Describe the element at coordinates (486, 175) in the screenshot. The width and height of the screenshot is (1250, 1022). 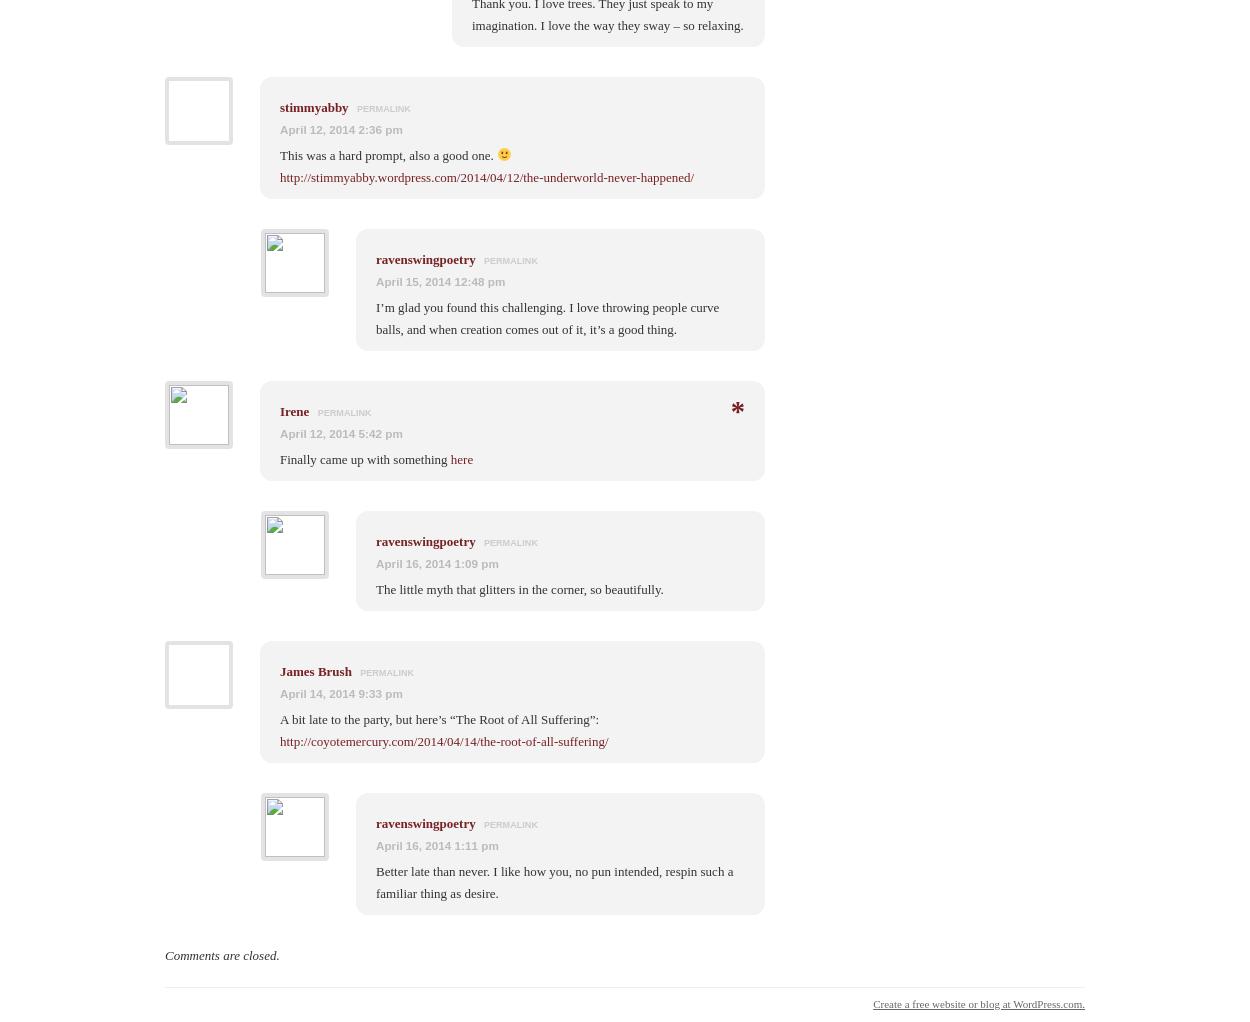
I see `'http://stimmyabby.wordpress.com/2014/04/12/the-underworld-never-happened/'` at that location.